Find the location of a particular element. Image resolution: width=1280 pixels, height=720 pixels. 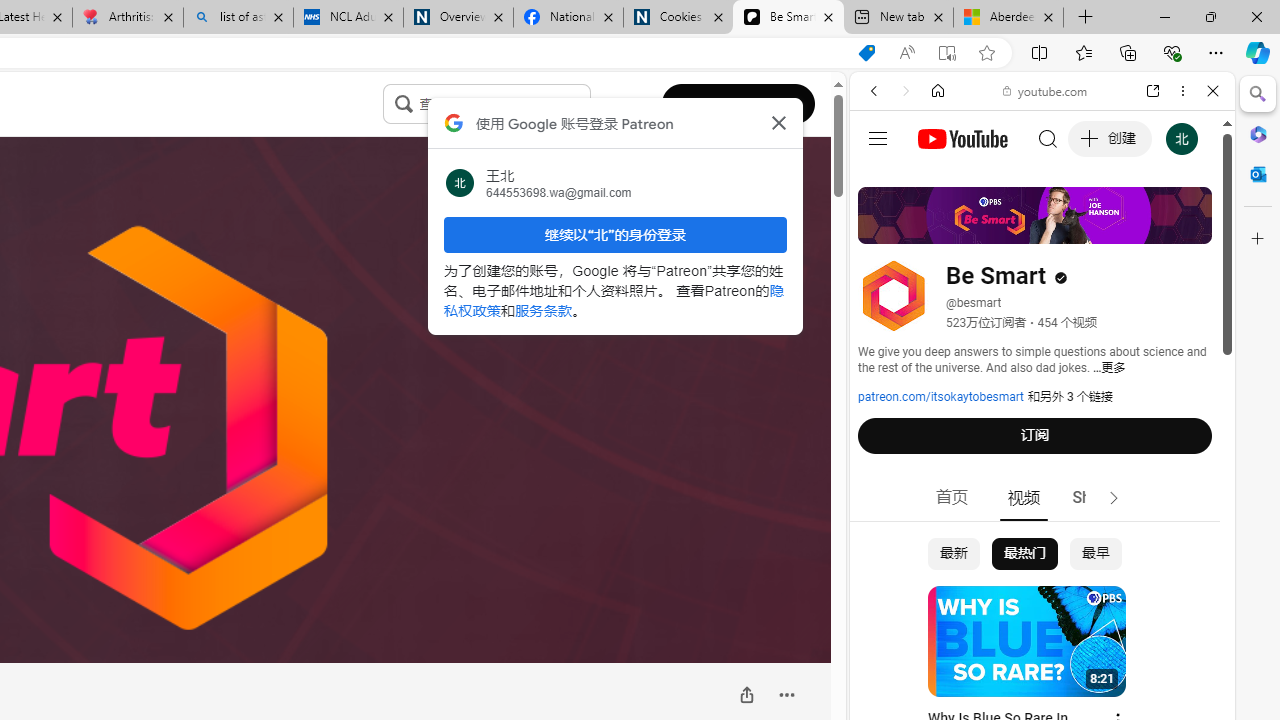

'Forward' is located at coordinates (905, 91).